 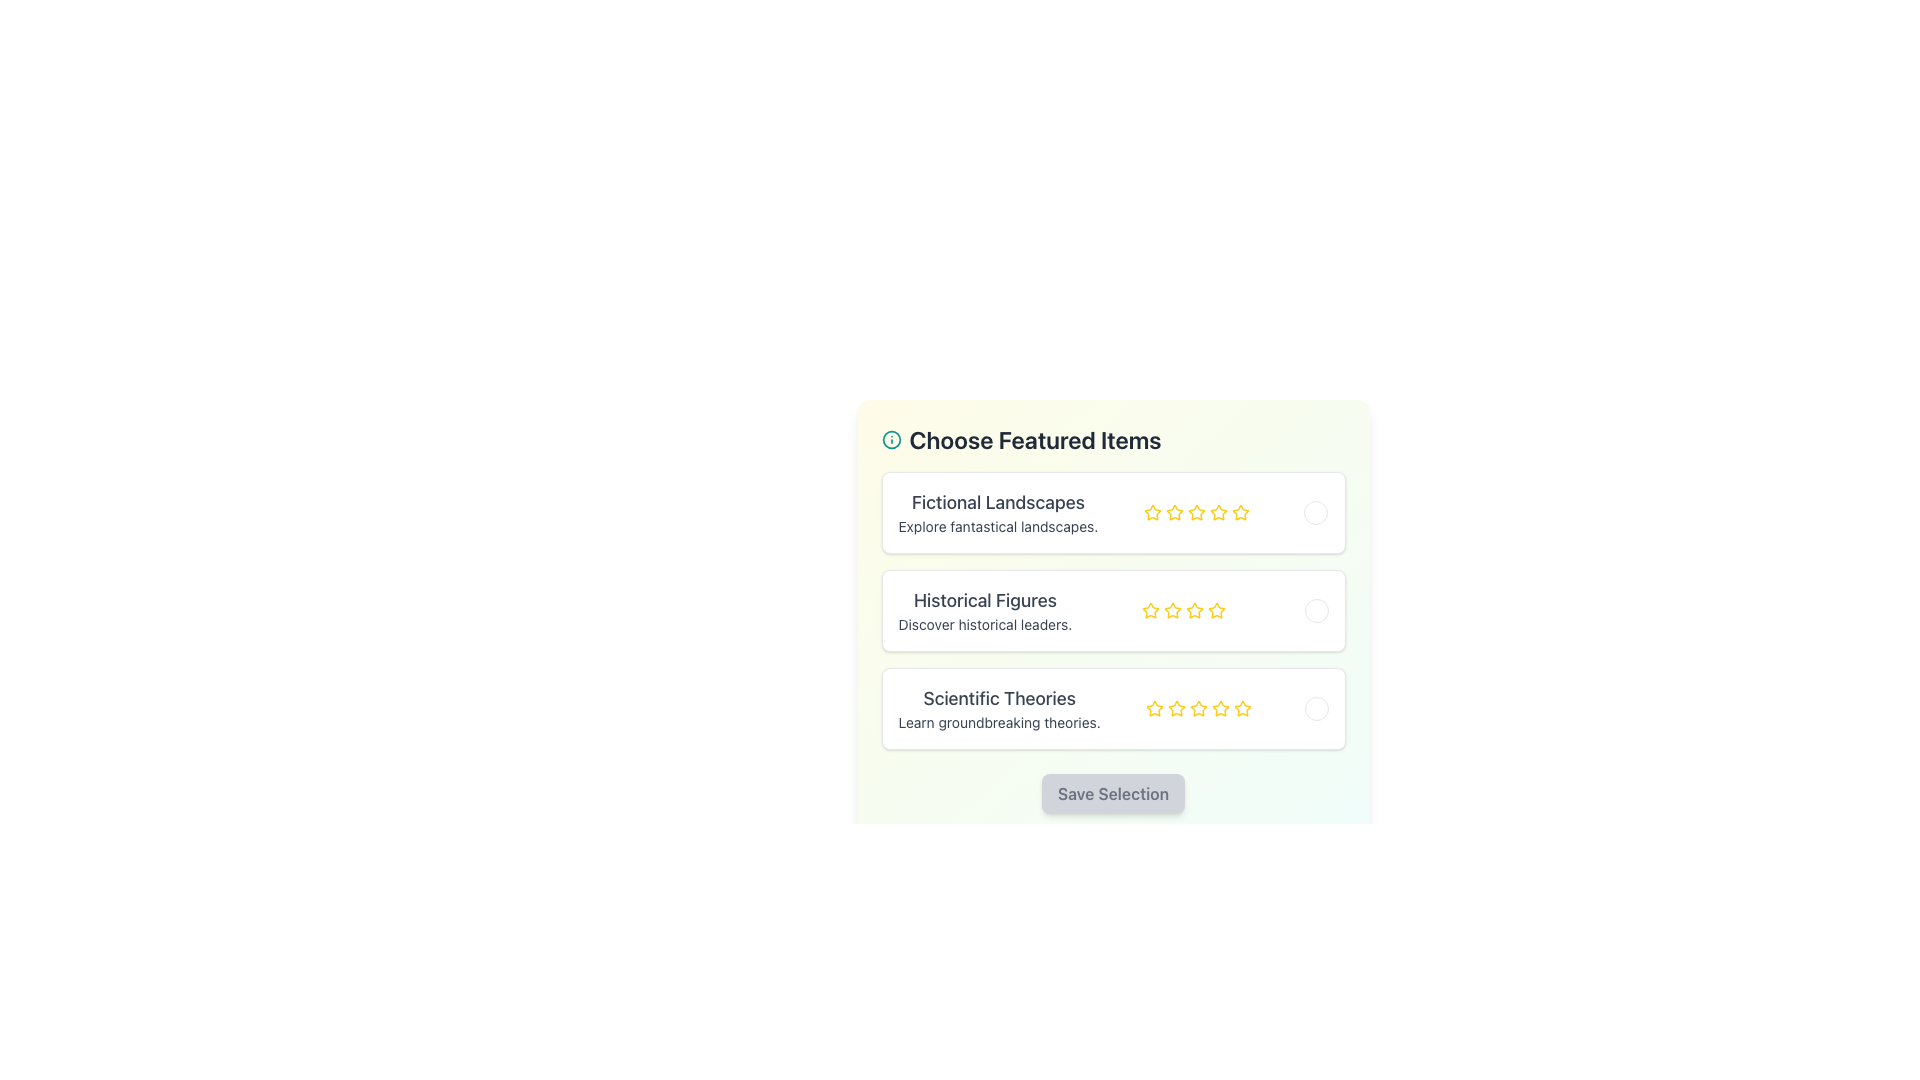 I want to click on the action button to finalize or save the user's selection, located below the 'Choose Featured Items' list and directly beneath the three rating items, so click(x=1112, y=793).